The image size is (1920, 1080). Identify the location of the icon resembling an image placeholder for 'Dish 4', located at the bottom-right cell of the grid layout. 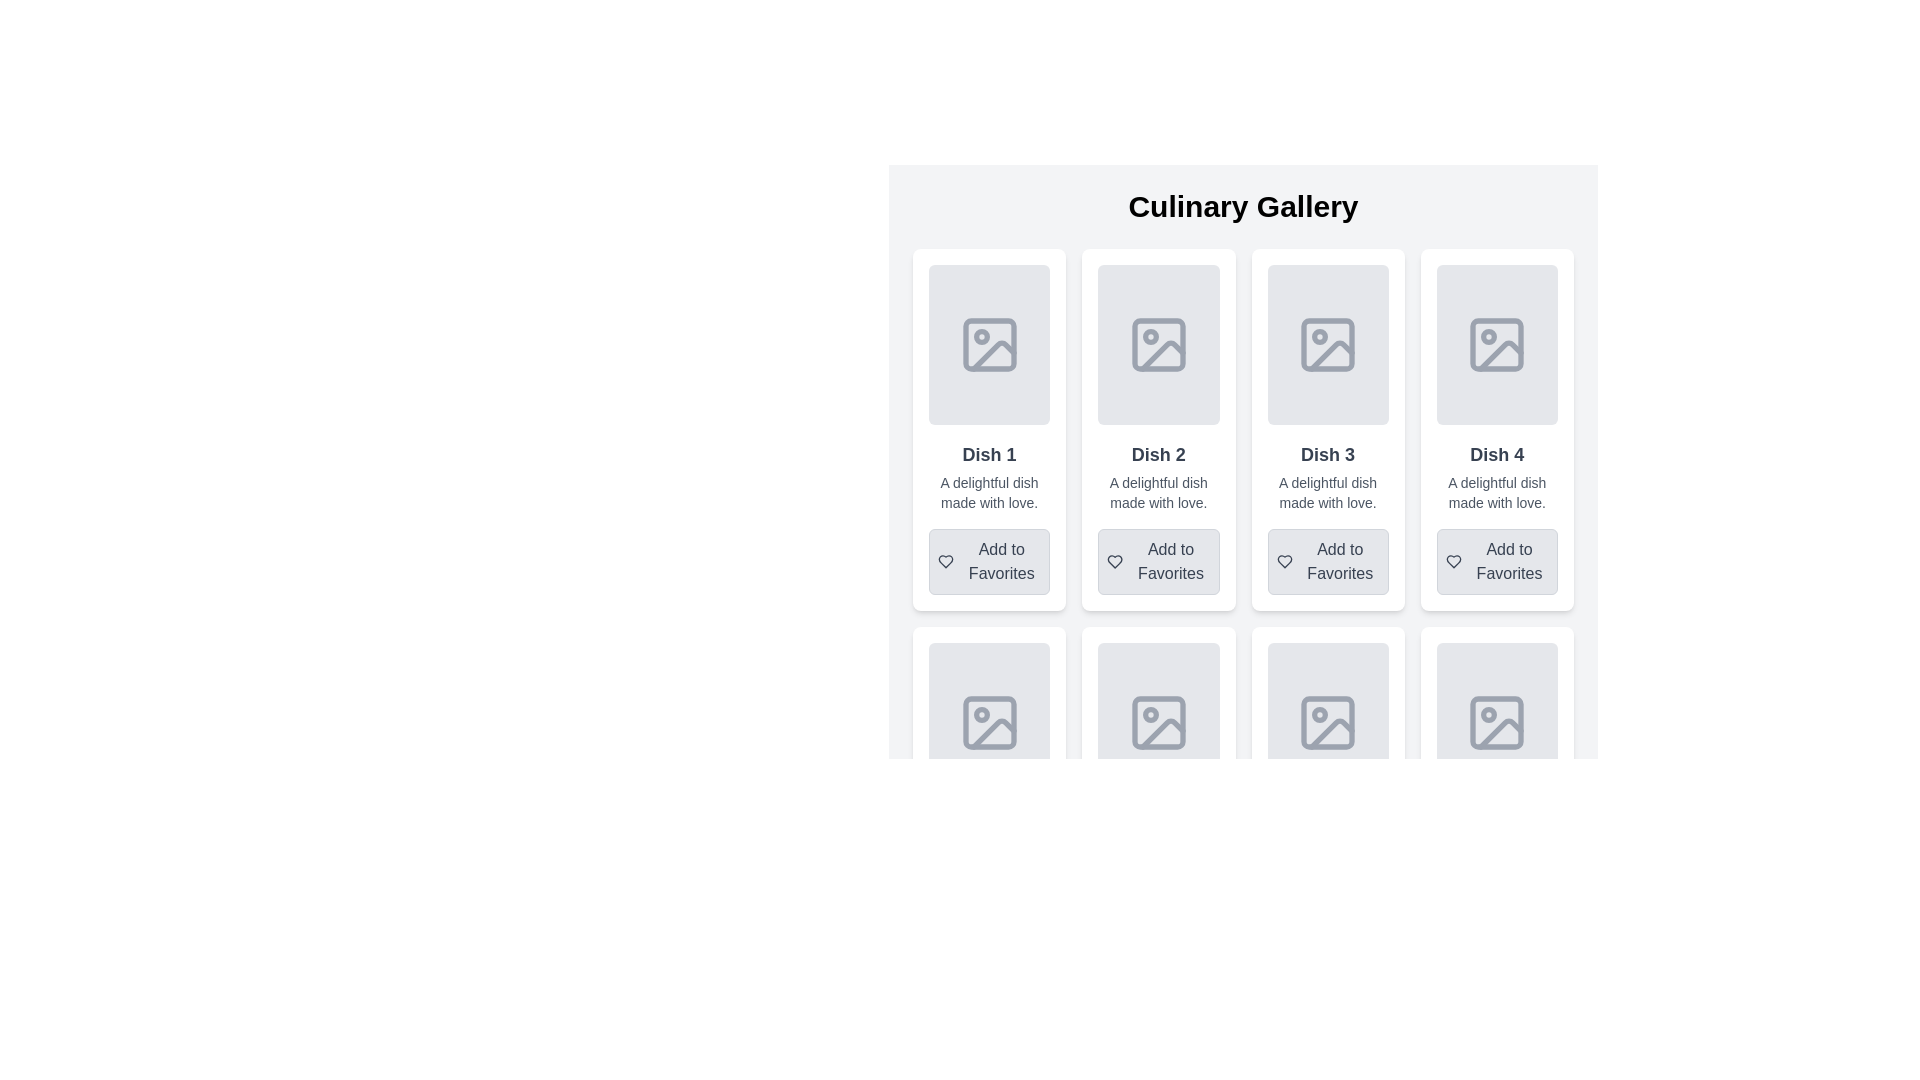
(1497, 722).